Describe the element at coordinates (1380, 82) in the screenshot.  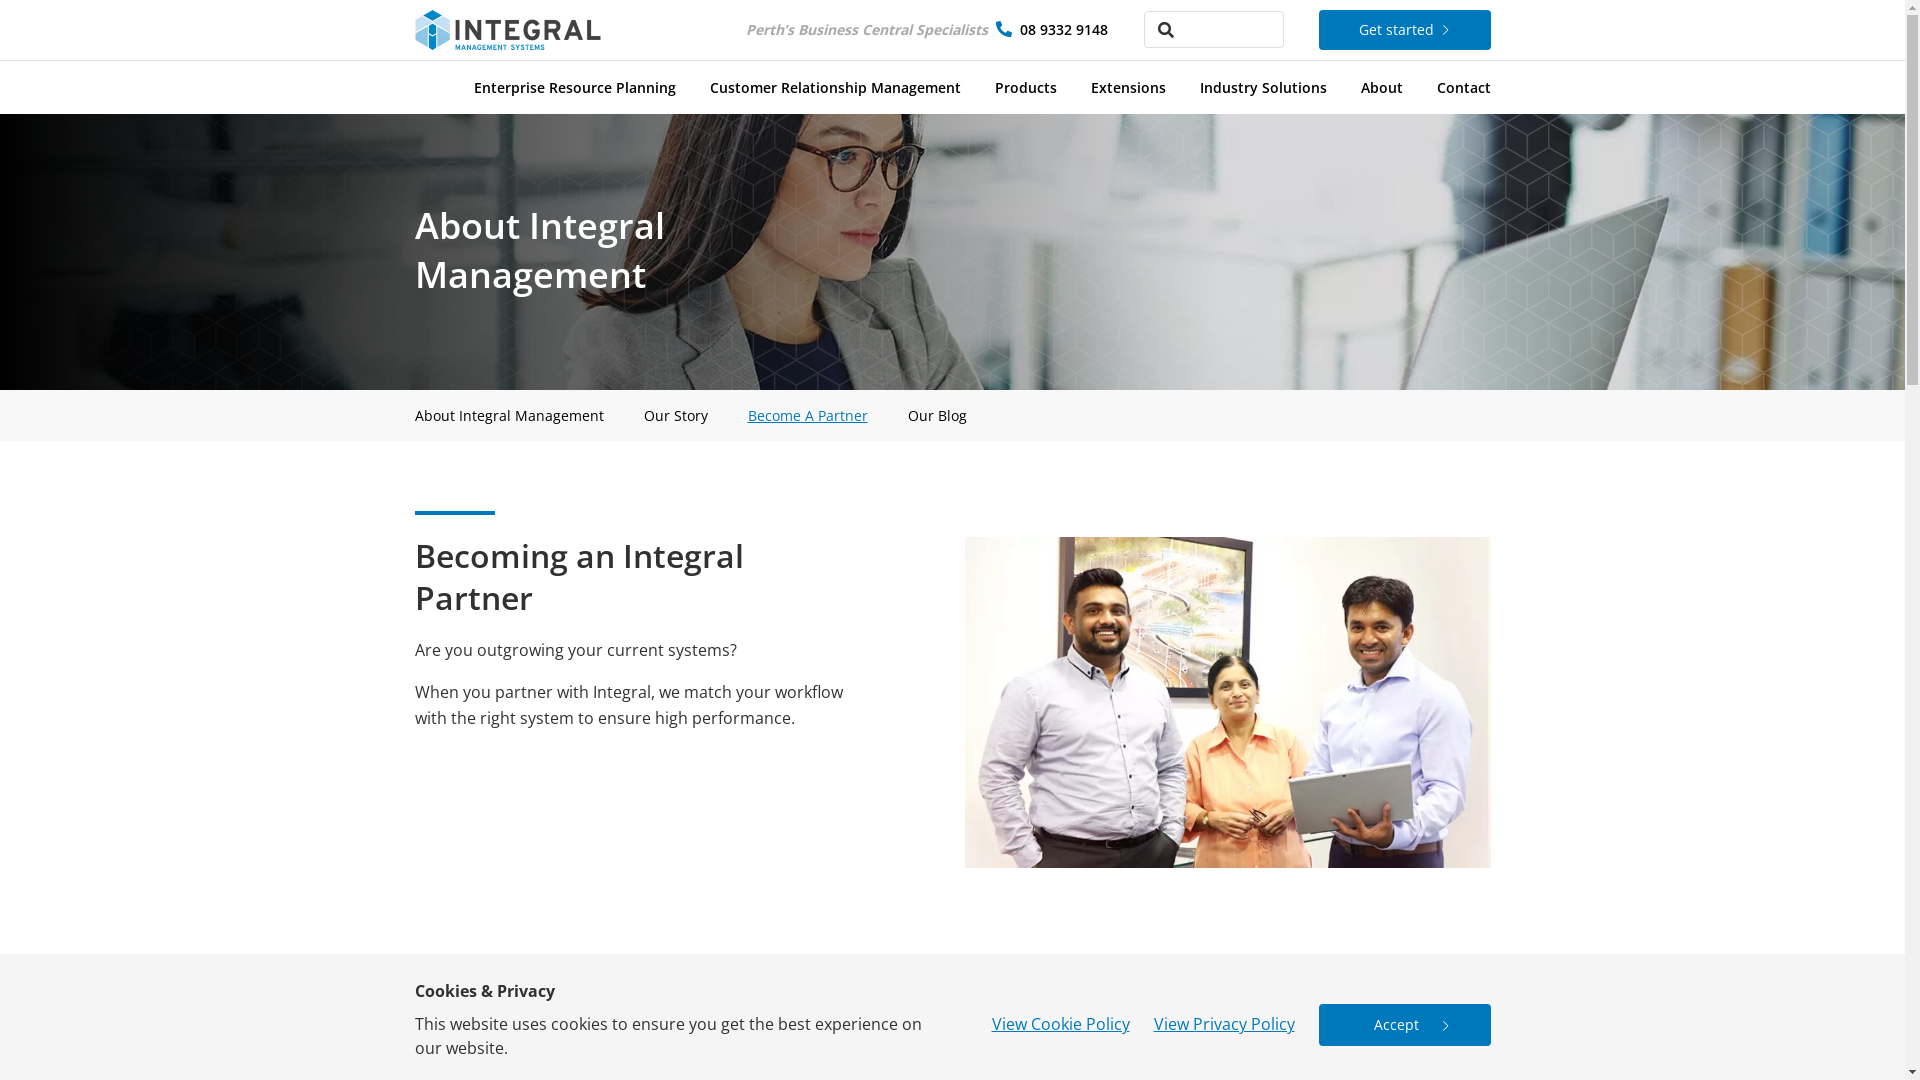
I see `'About'` at that location.